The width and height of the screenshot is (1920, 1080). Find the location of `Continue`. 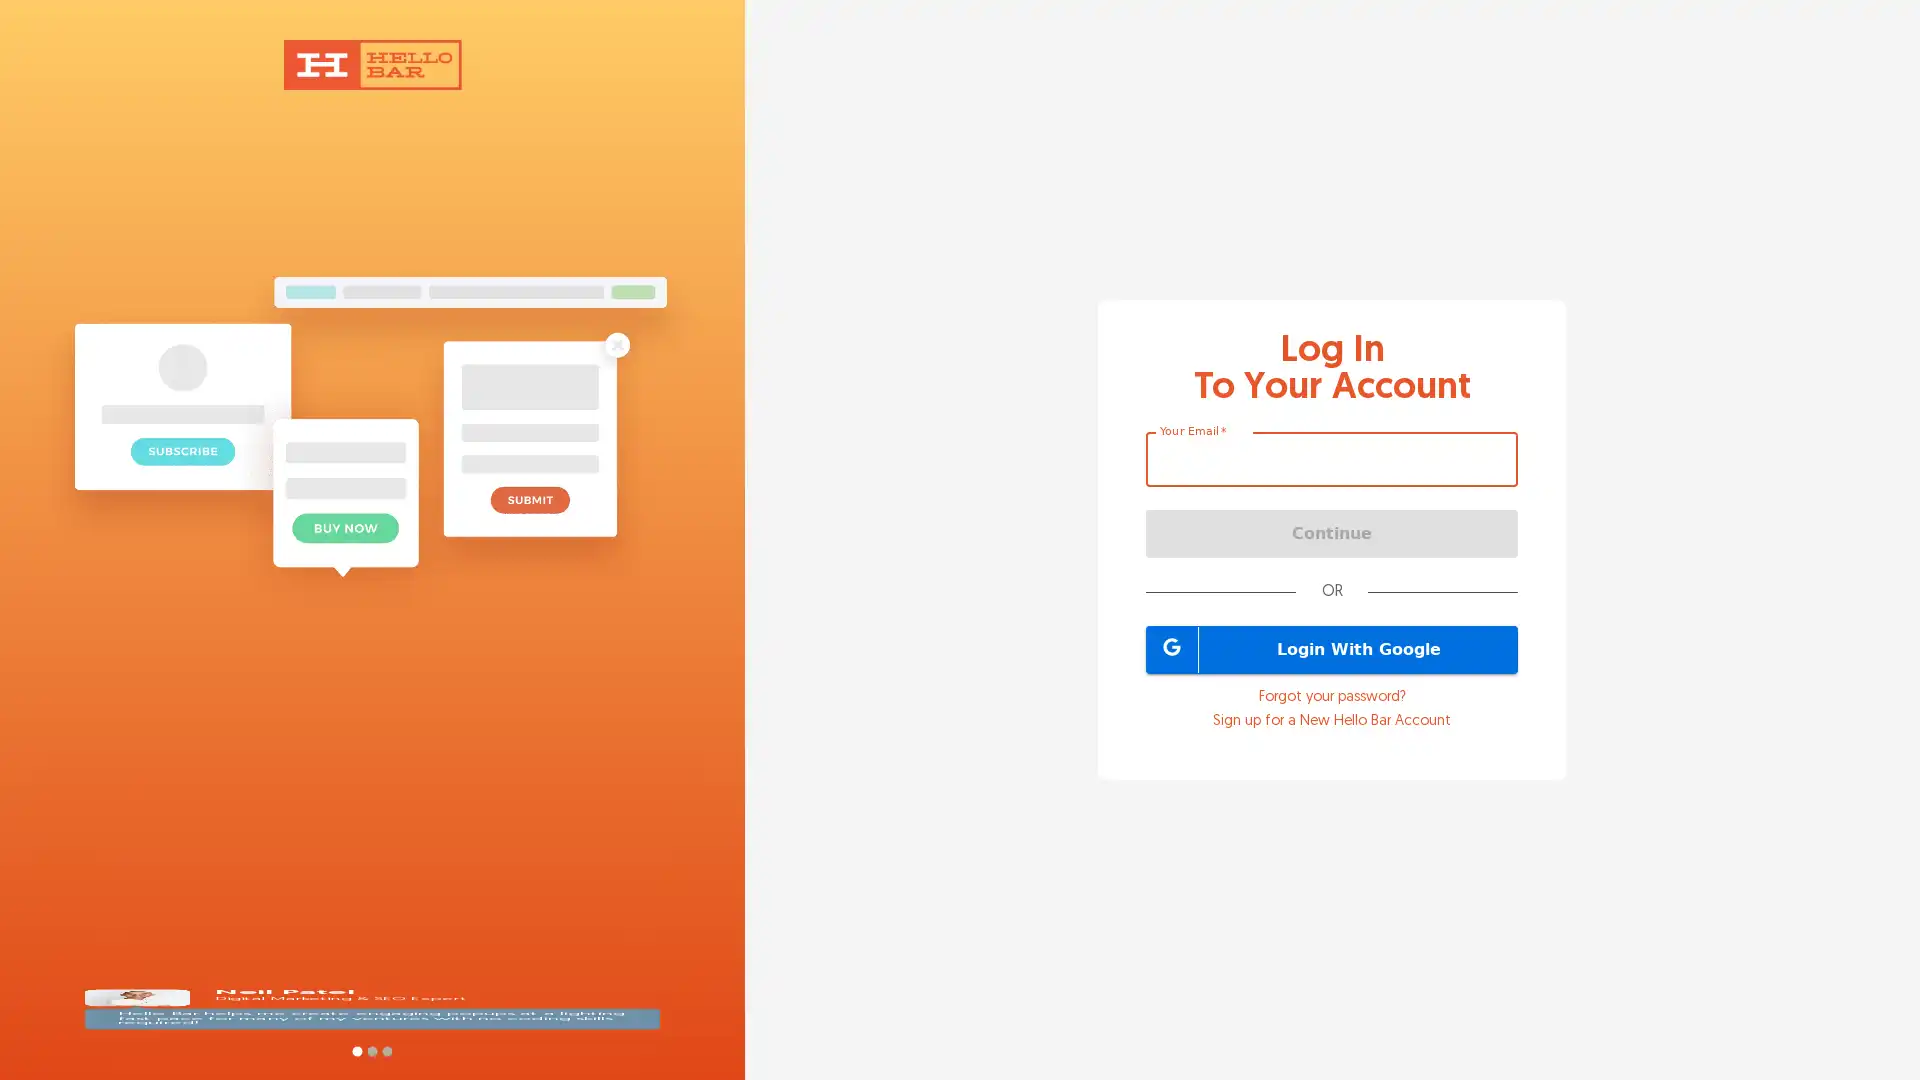

Continue is located at coordinates (1332, 531).